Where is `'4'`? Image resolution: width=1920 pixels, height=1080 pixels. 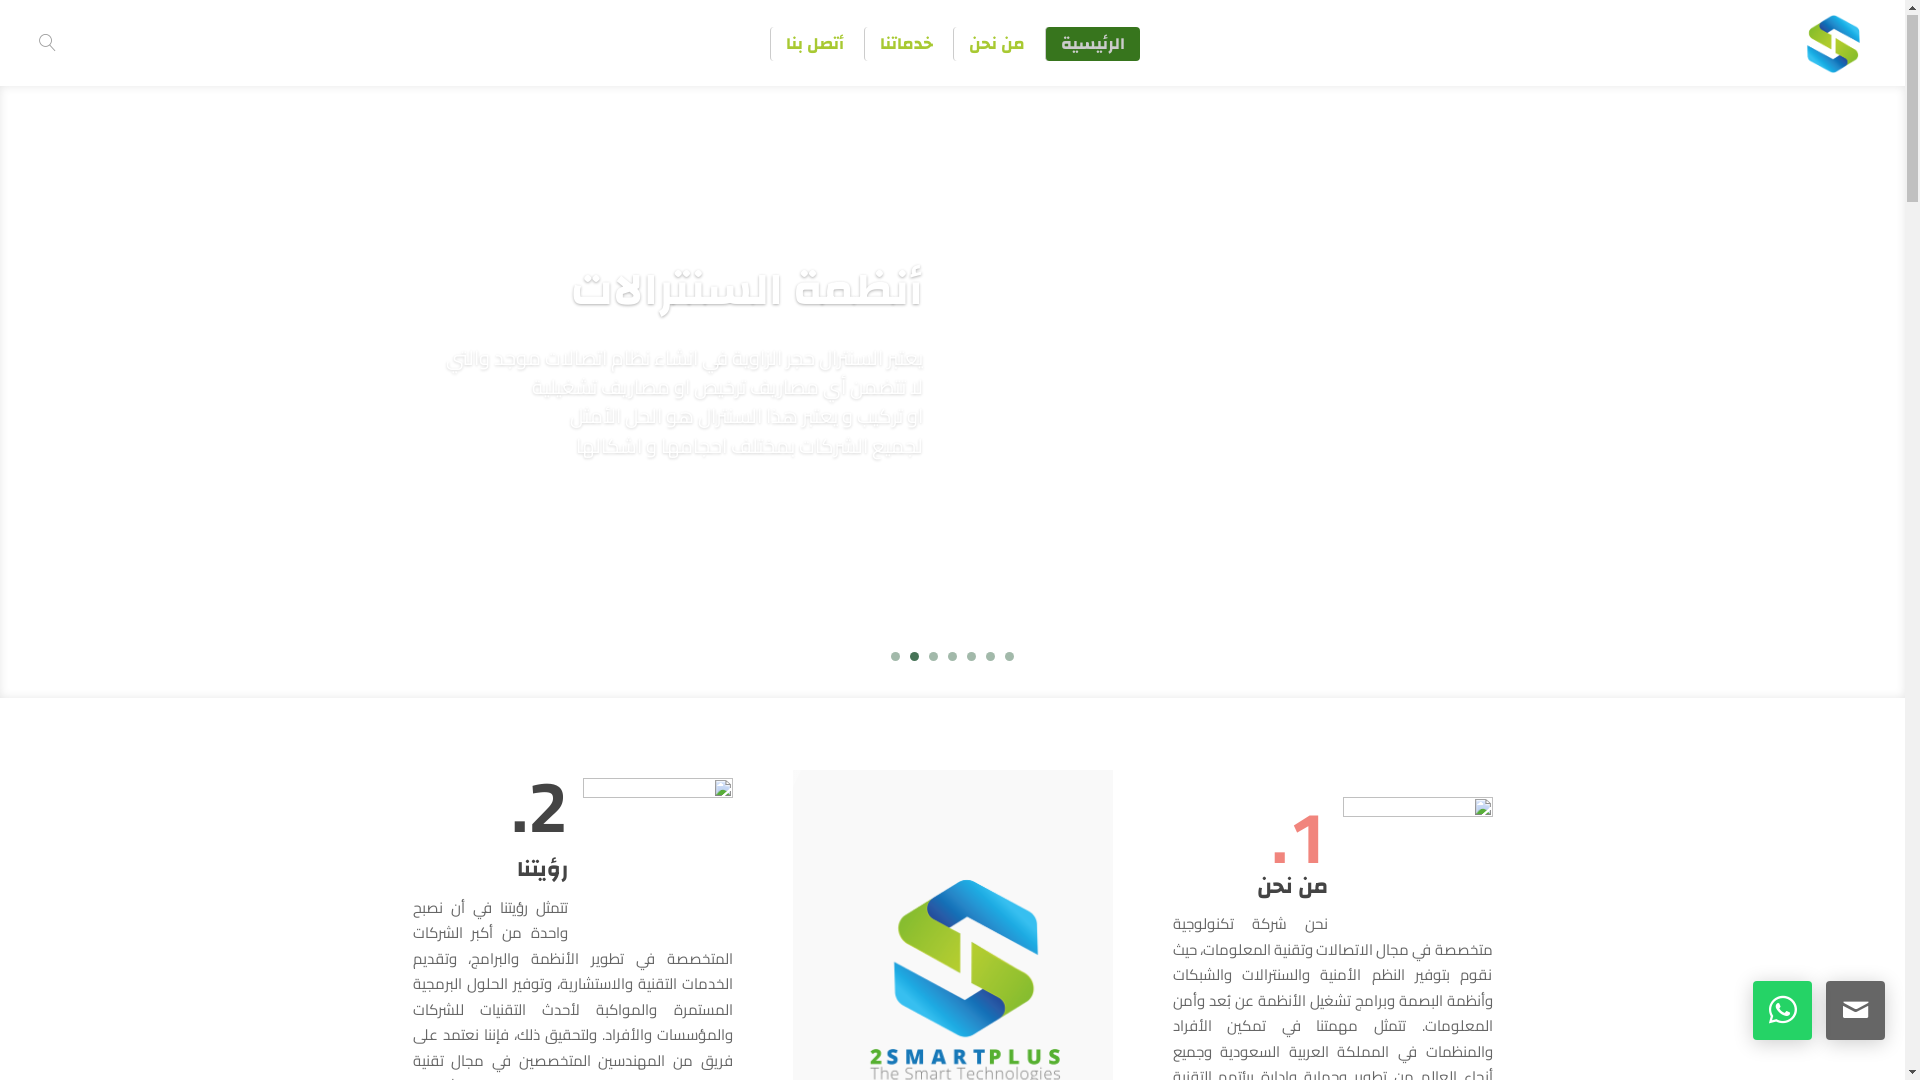
'4' is located at coordinates (951, 657).